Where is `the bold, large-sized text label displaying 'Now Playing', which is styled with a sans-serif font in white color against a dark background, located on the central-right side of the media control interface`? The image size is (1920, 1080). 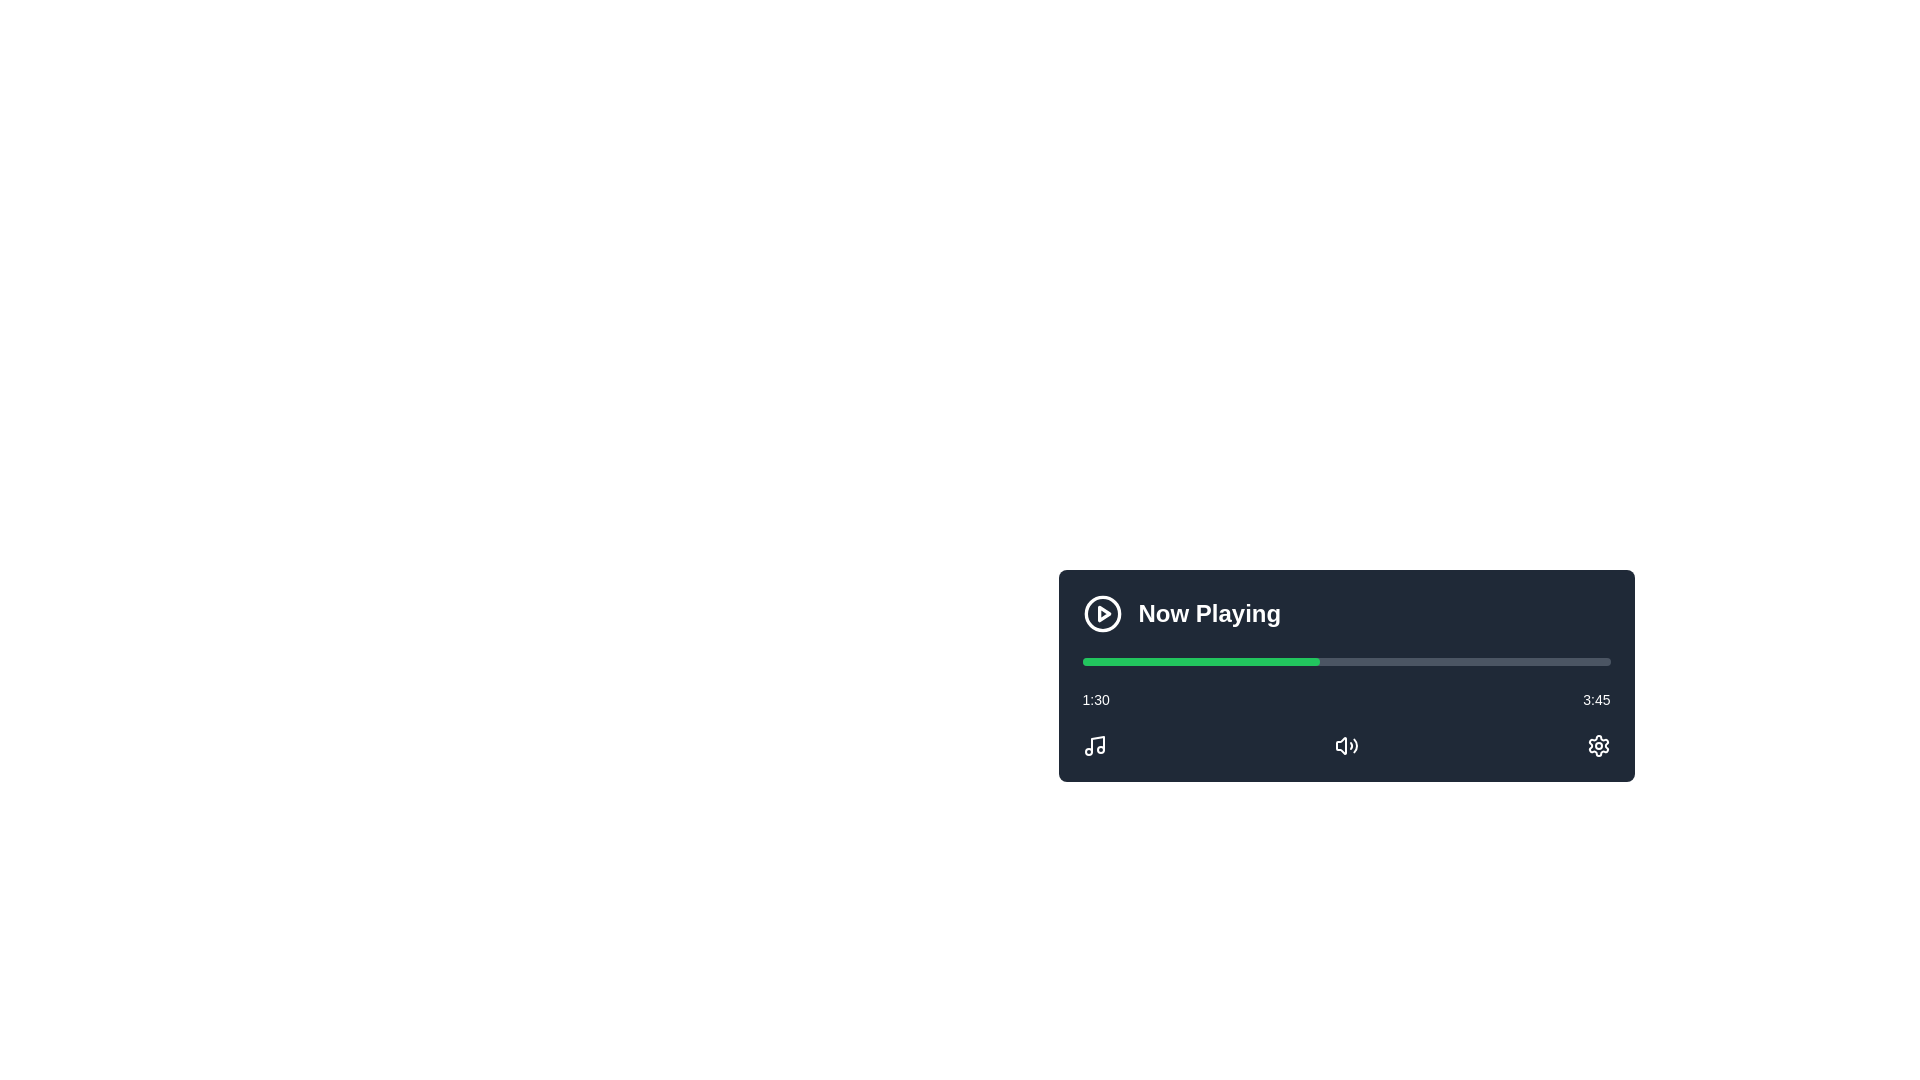 the bold, large-sized text label displaying 'Now Playing', which is styled with a sans-serif font in white color against a dark background, located on the central-right side of the media control interface is located at coordinates (1208, 612).